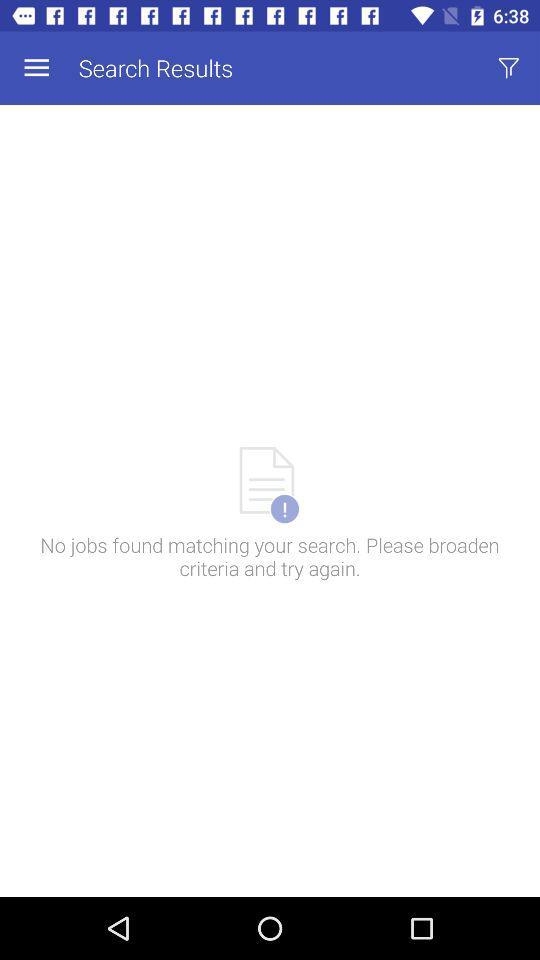 The width and height of the screenshot is (540, 960). I want to click on app to the left of search results item, so click(36, 68).